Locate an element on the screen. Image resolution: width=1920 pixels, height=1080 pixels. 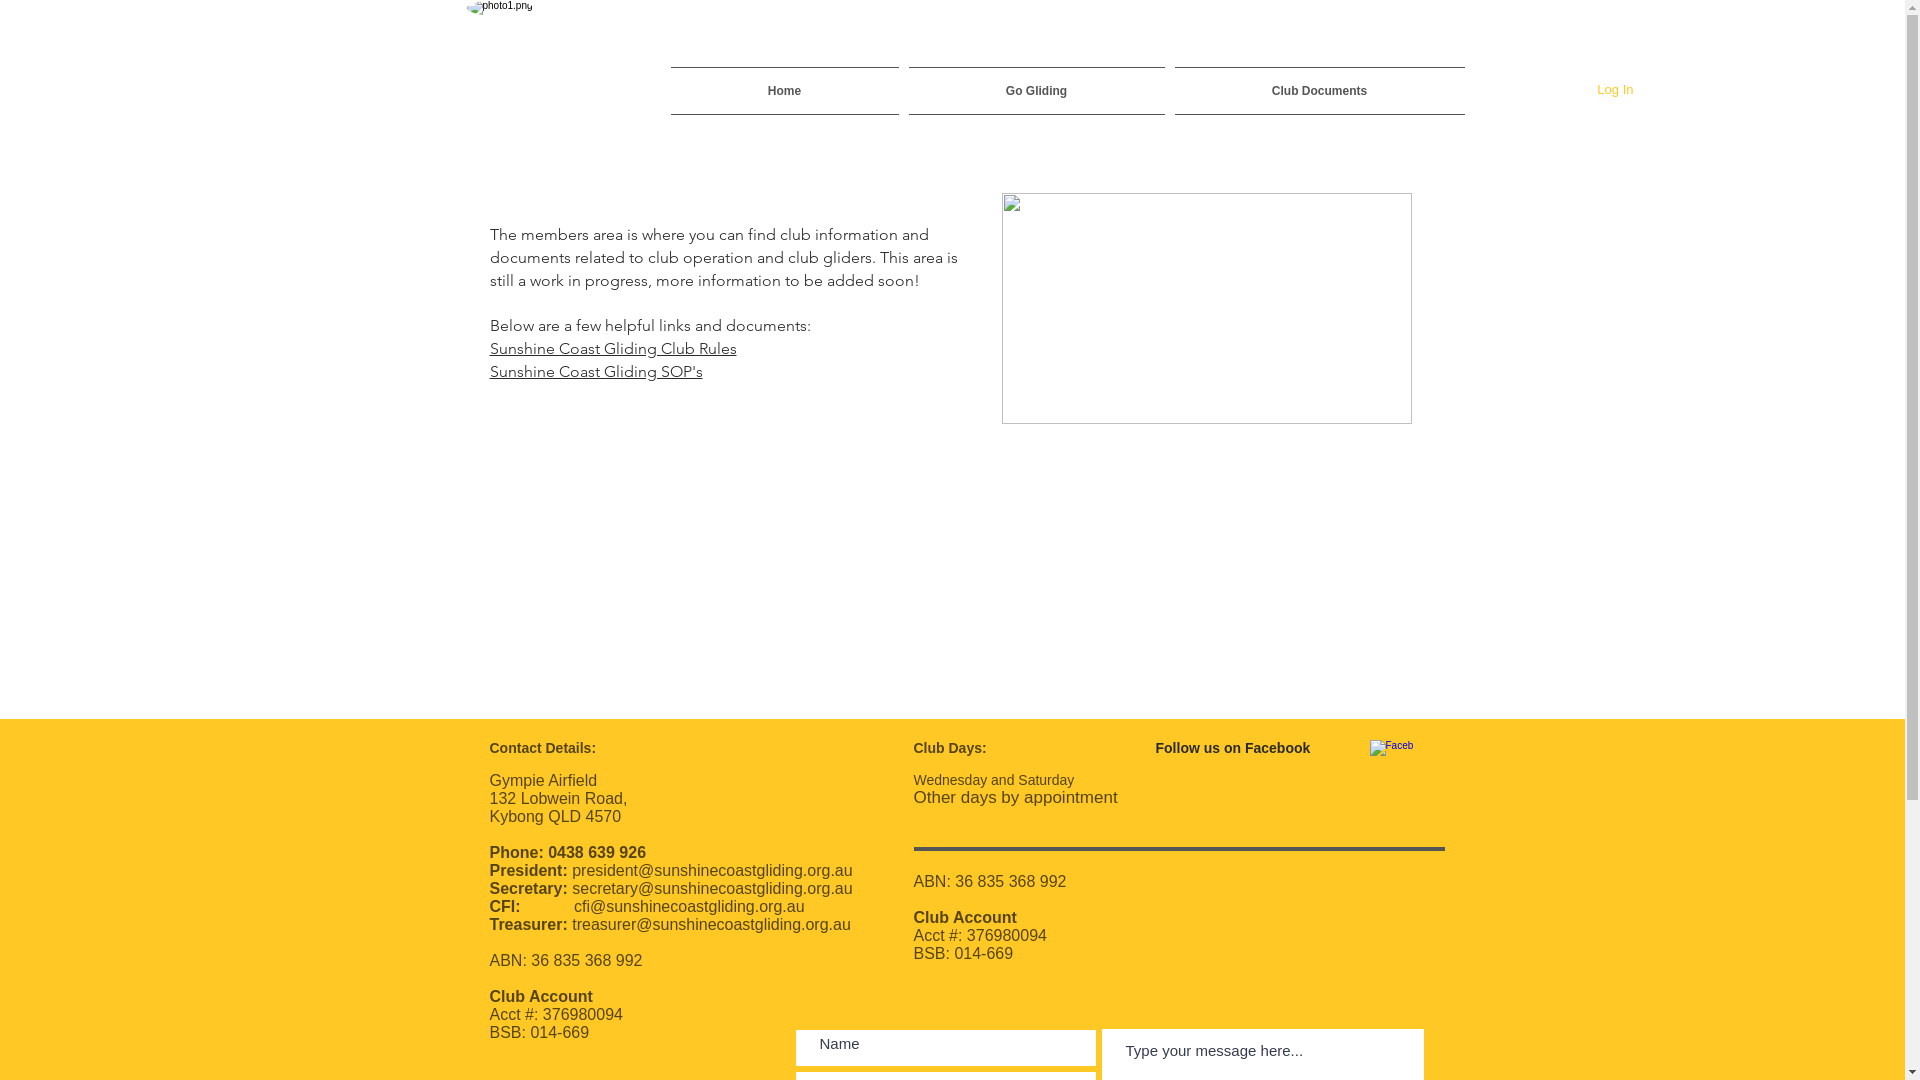
'Club Documents' is located at coordinates (1317, 91).